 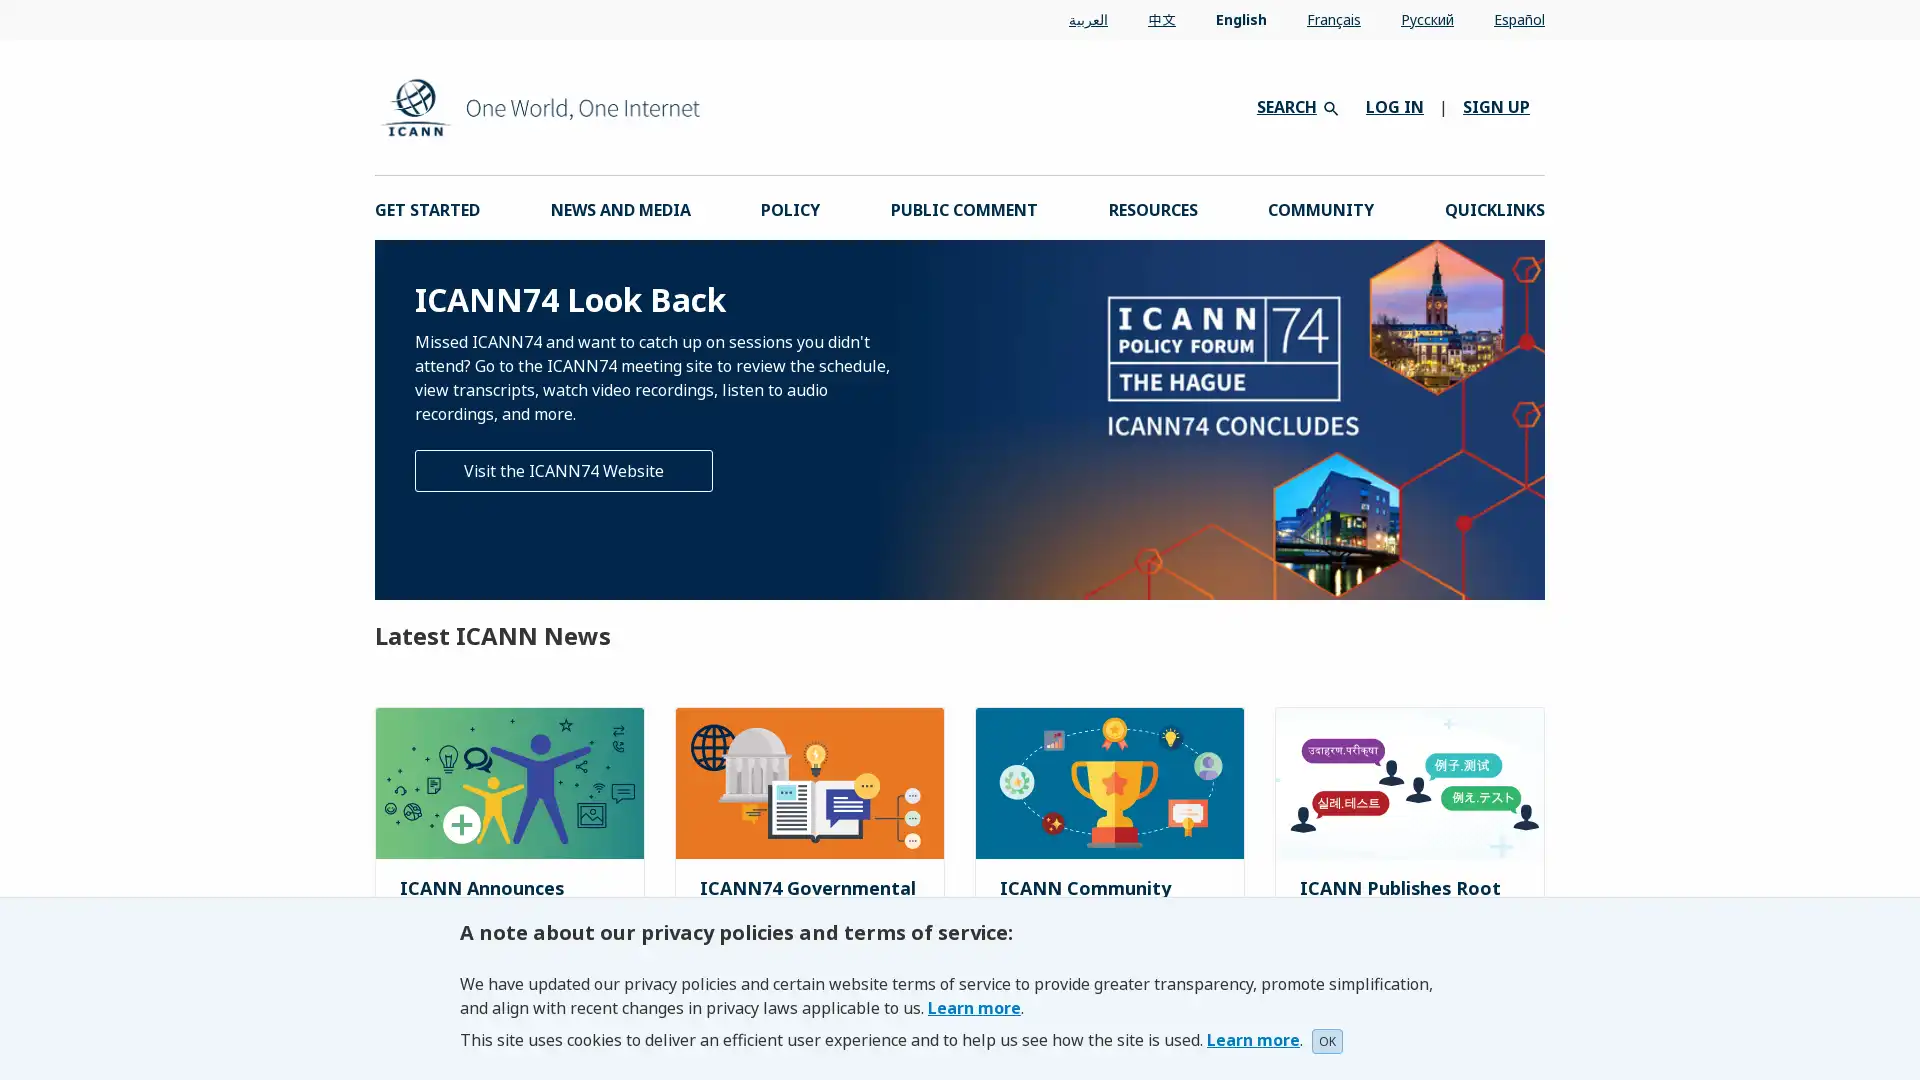 What do you see at coordinates (563, 470) in the screenshot?
I see `Visit the ICANN74 Website` at bounding box center [563, 470].